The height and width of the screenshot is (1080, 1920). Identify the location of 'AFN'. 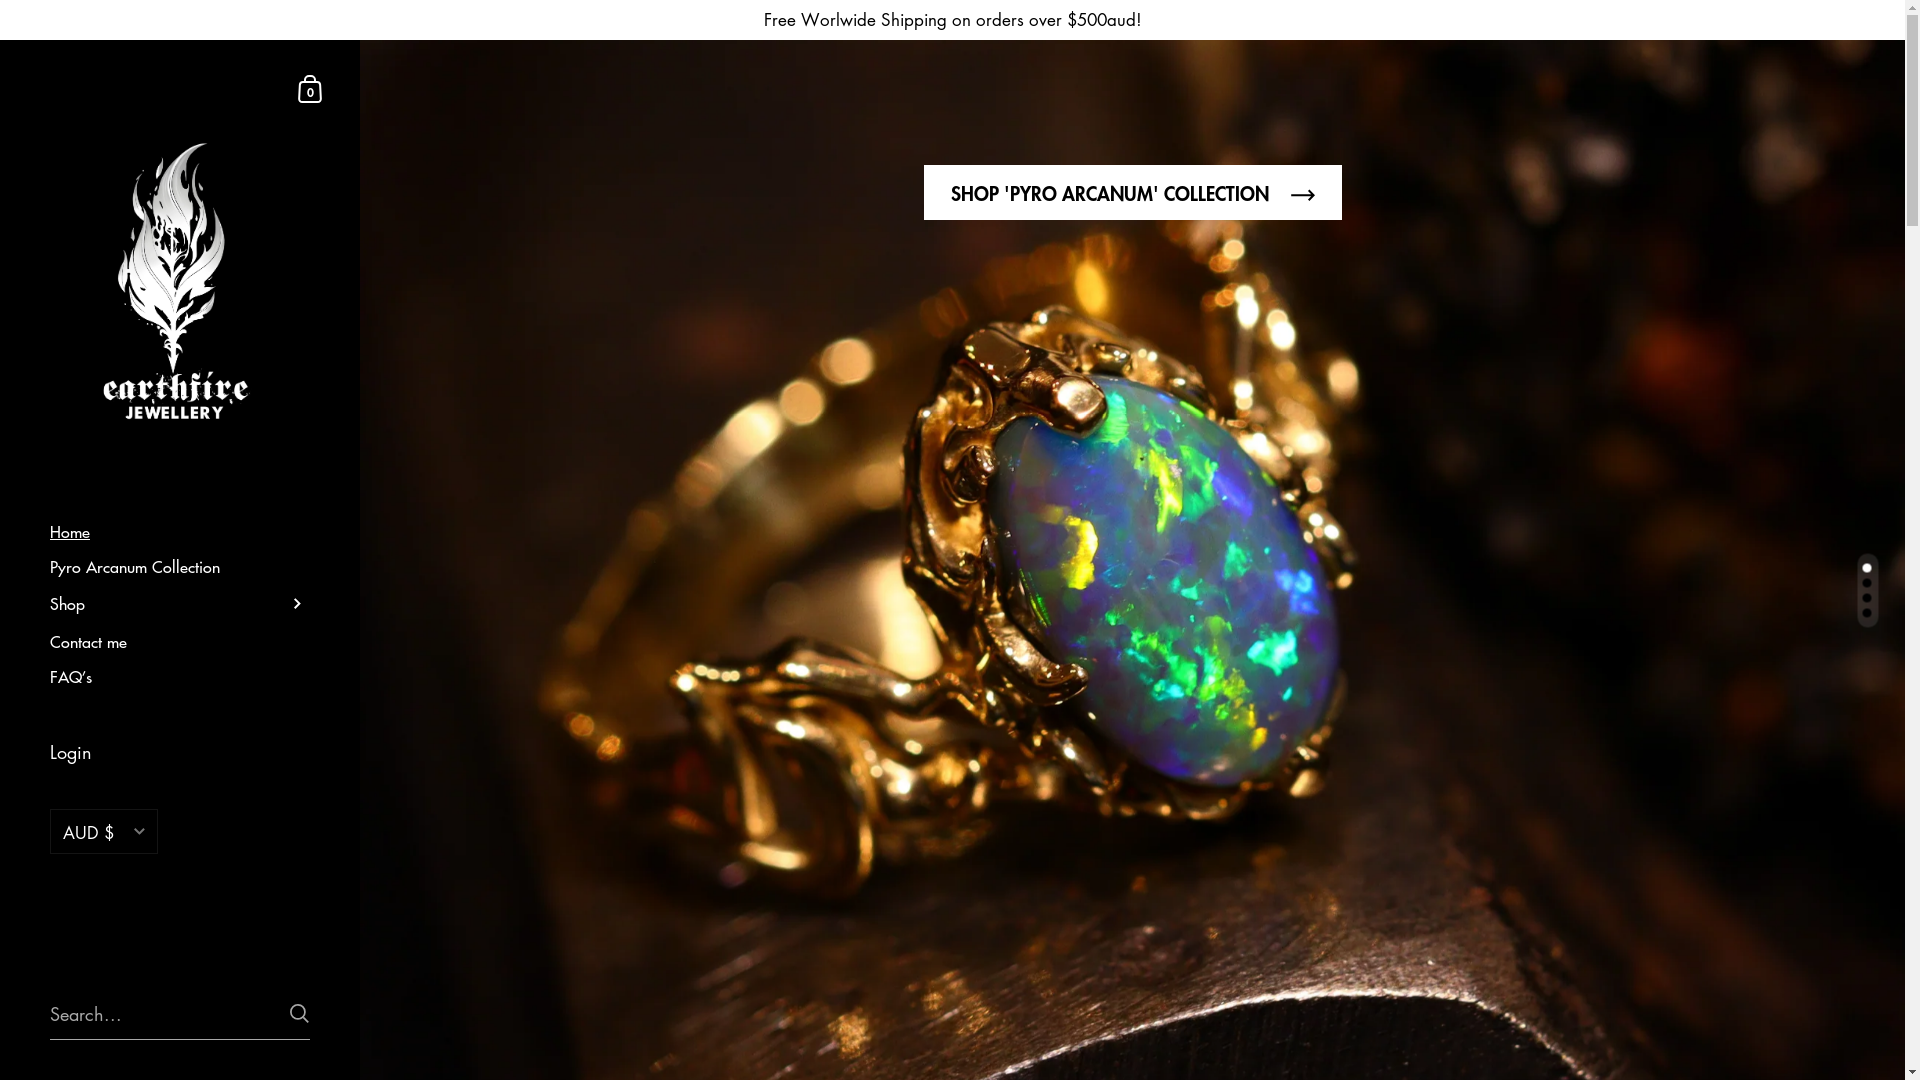
(103, 914).